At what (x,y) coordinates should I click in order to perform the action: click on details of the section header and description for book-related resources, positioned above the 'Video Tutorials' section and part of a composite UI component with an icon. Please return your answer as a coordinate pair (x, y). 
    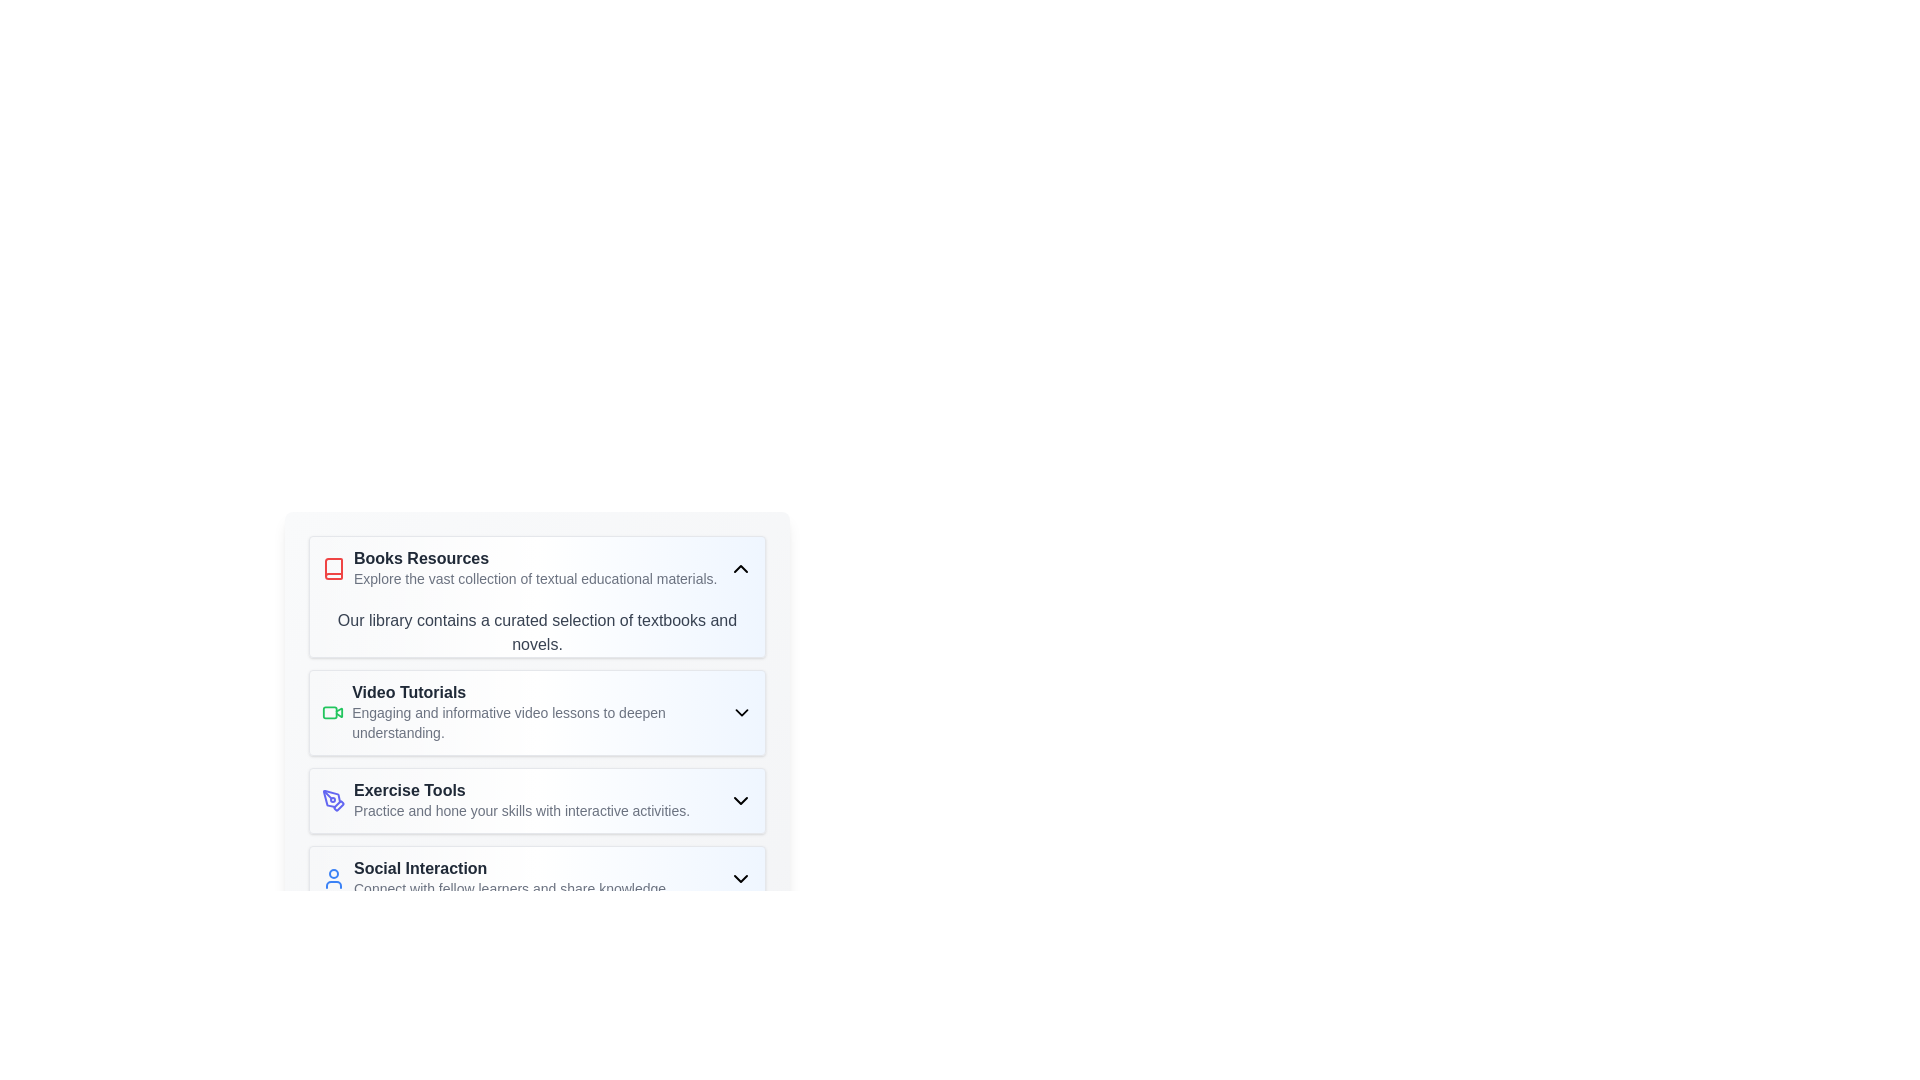
    Looking at the image, I should click on (535, 569).